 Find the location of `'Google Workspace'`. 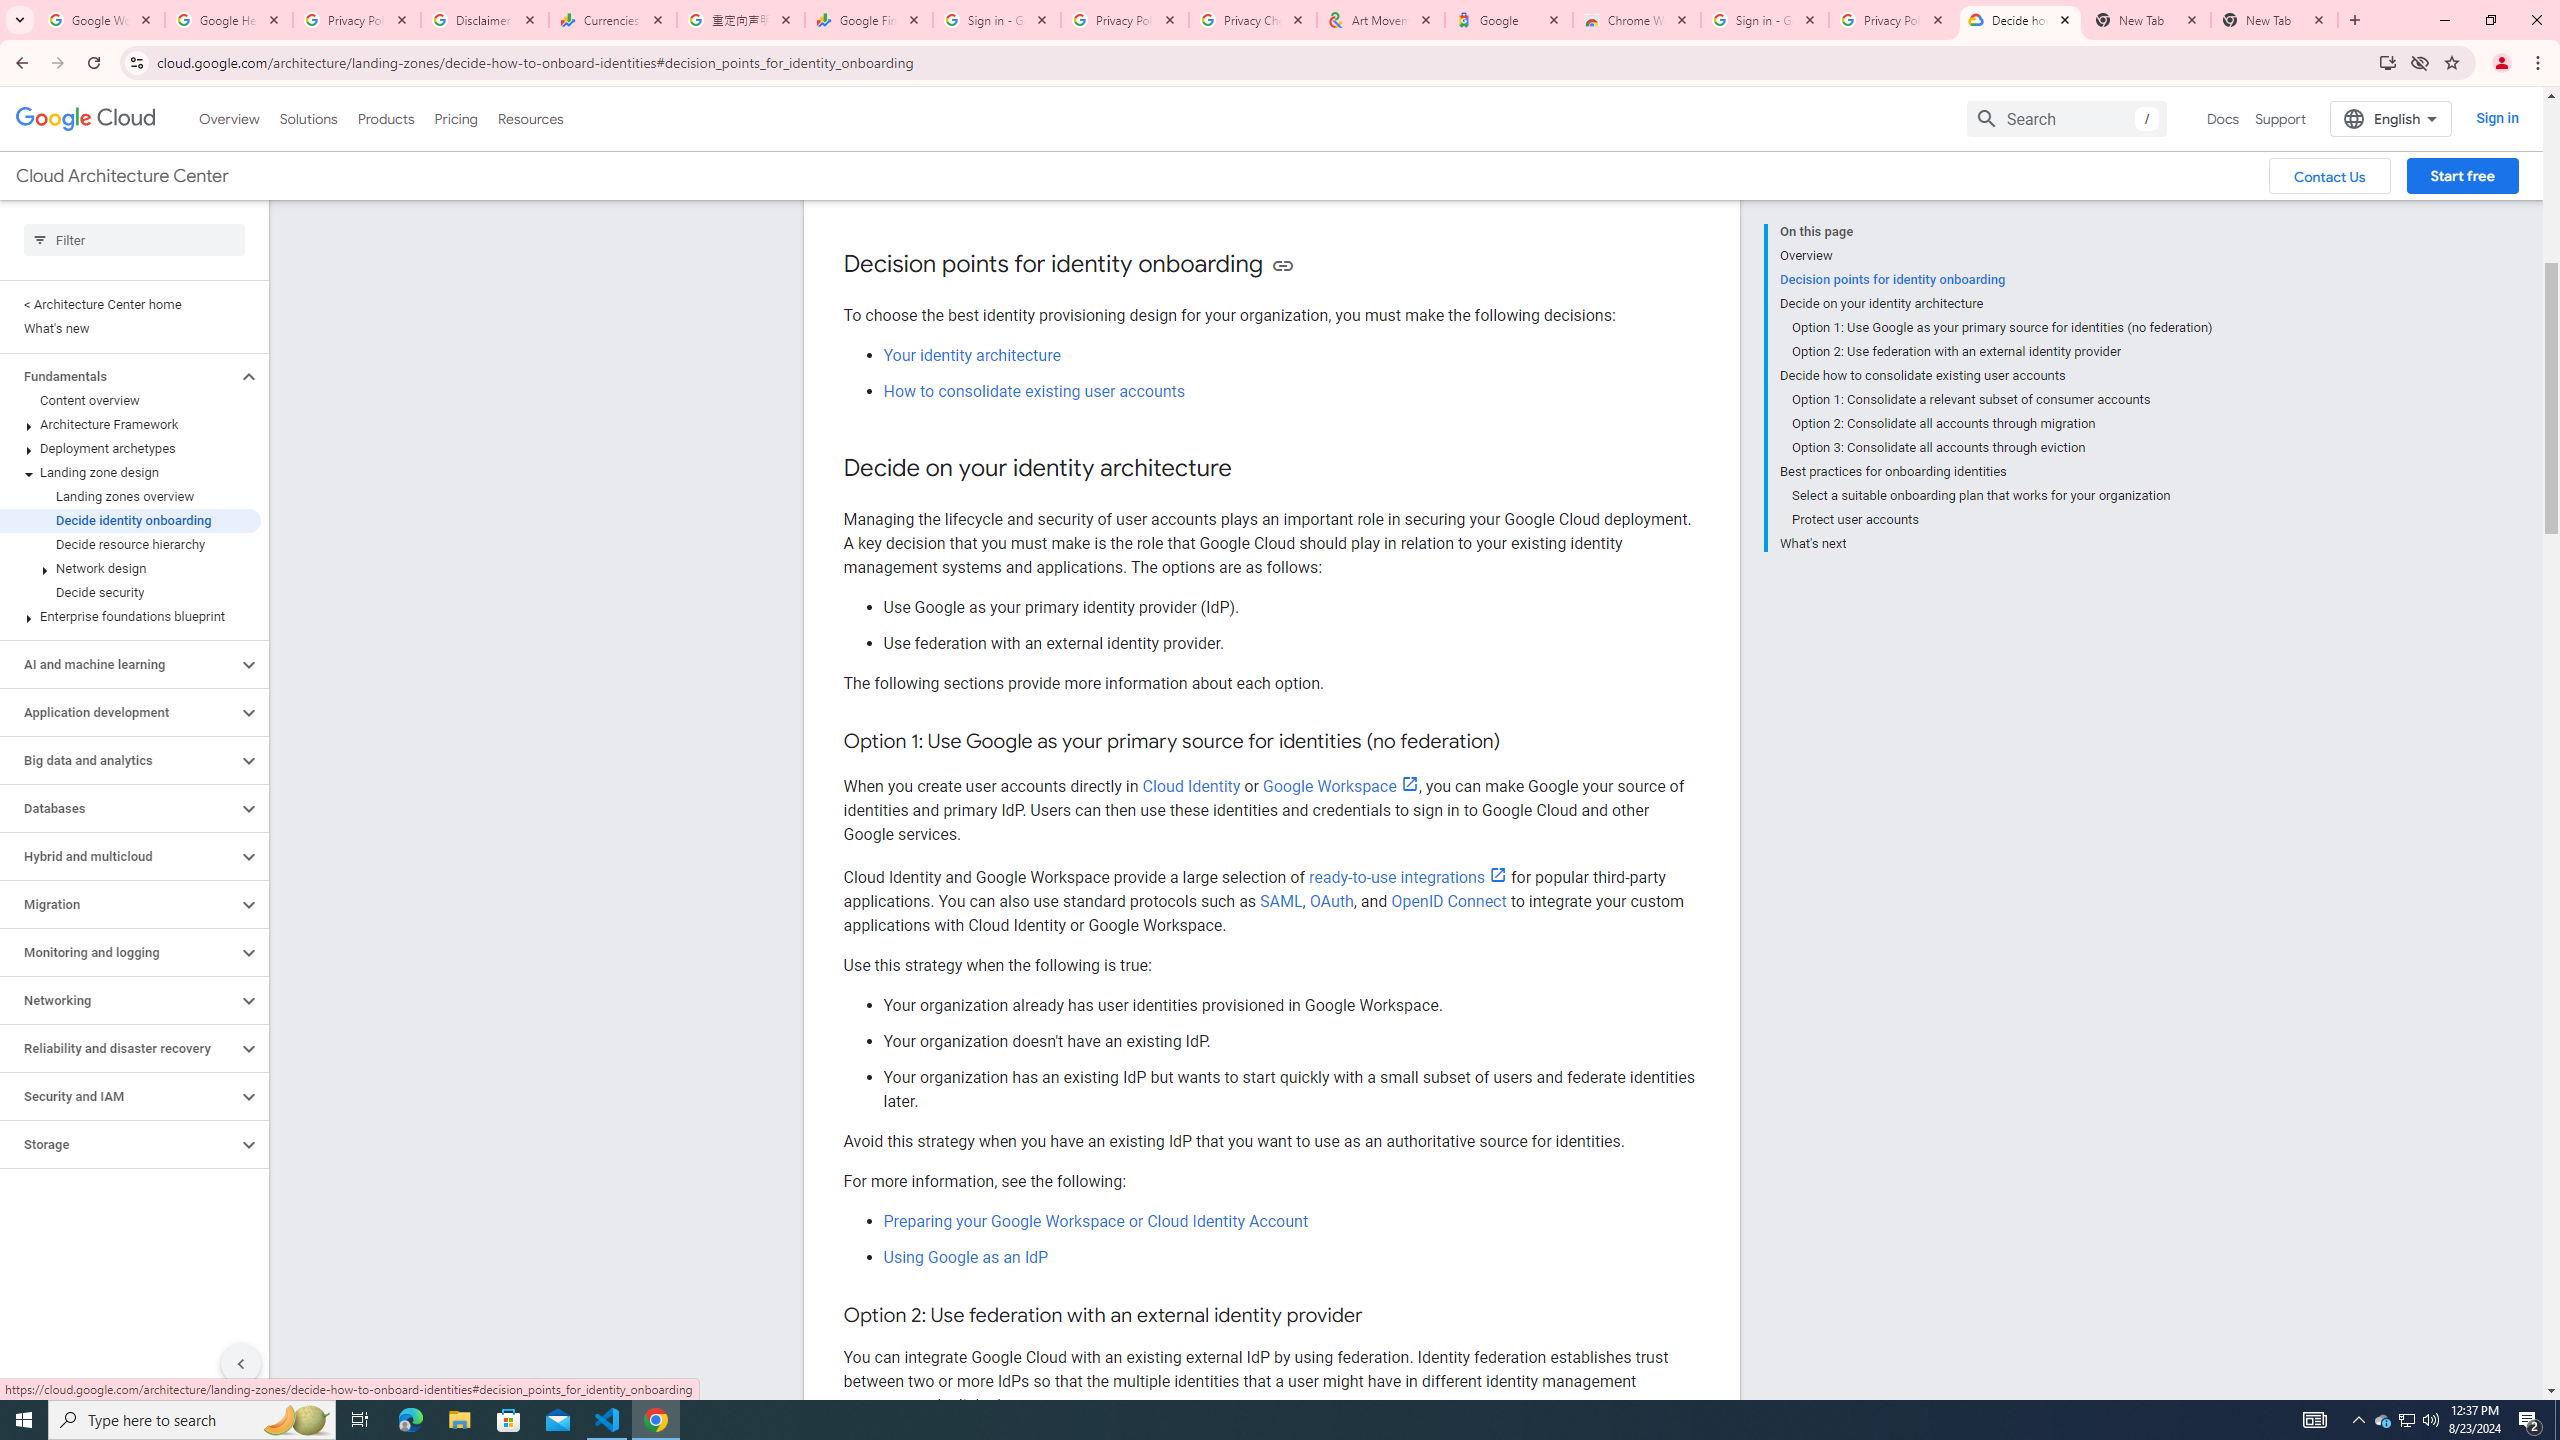

'Google Workspace' is located at coordinates (1340, 785).